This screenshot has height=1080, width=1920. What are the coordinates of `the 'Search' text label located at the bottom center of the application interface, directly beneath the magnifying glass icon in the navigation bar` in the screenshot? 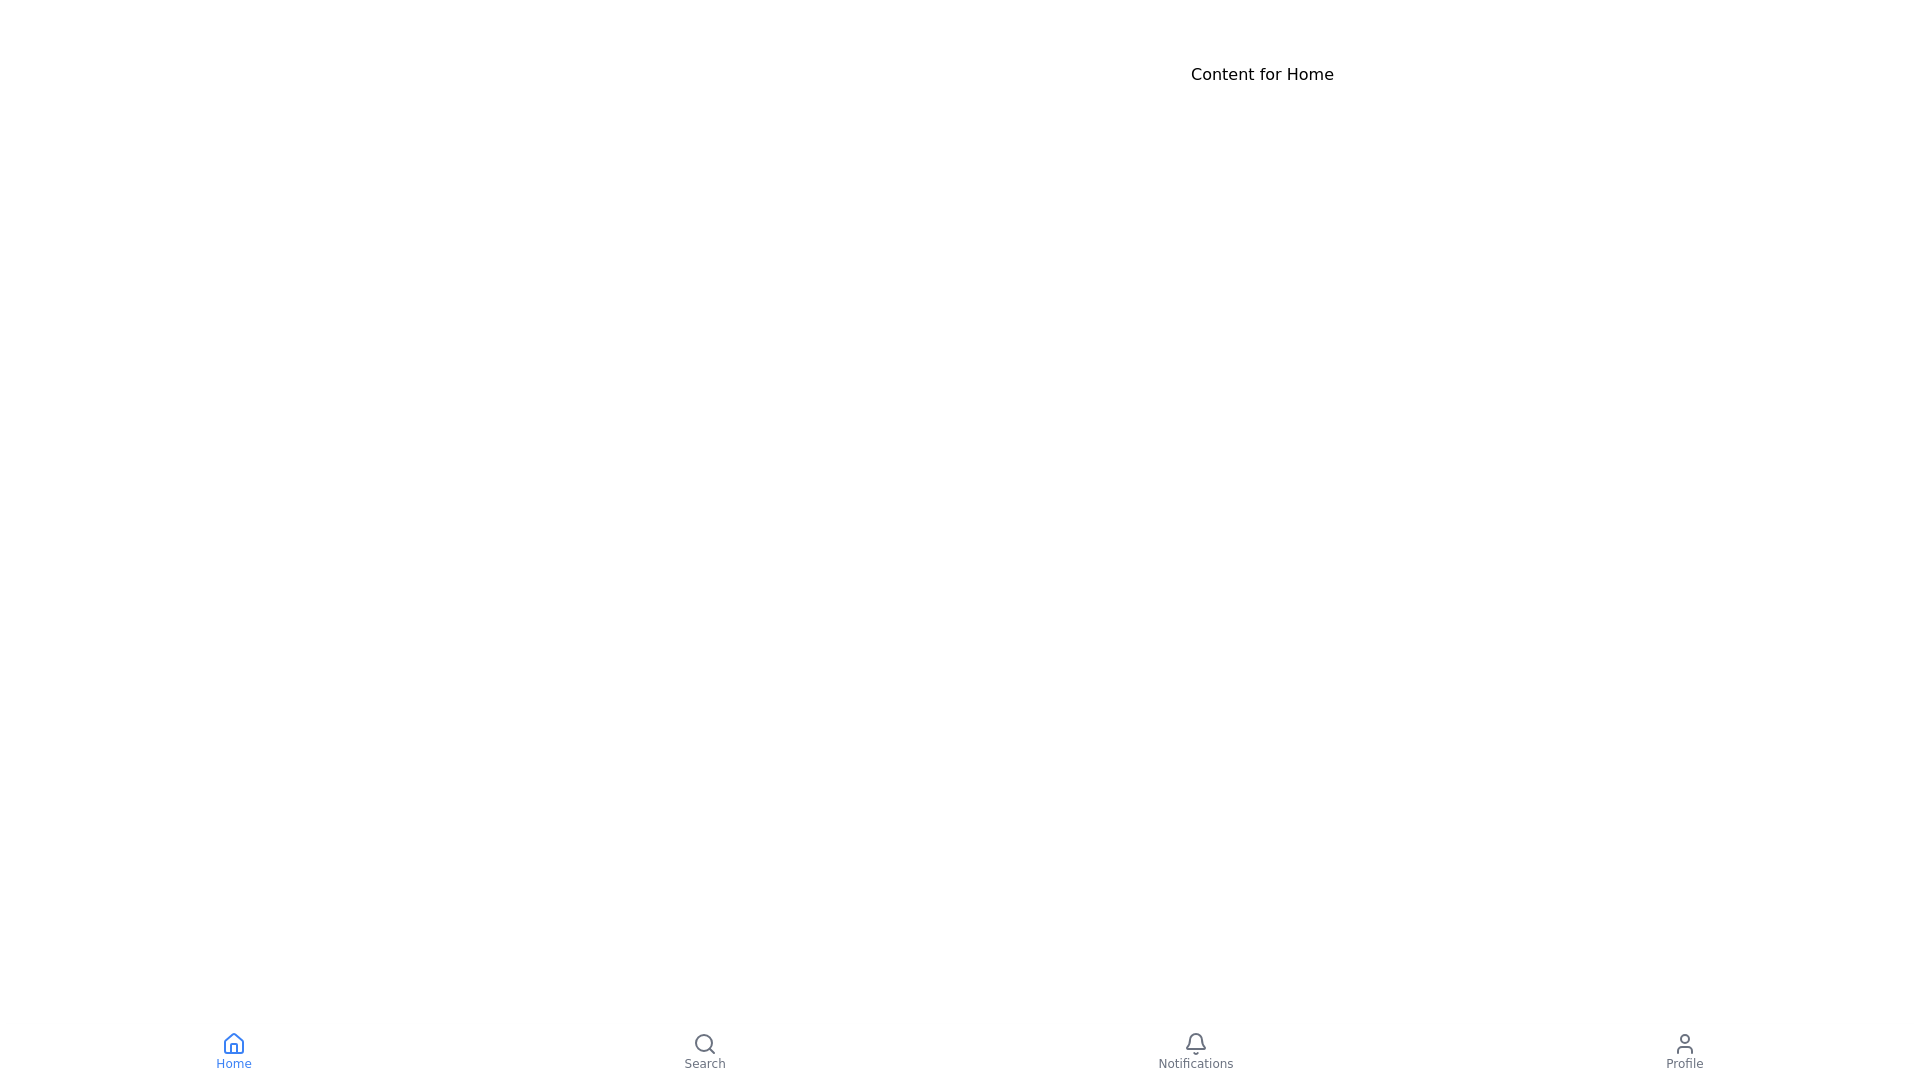 It's located at (705, 1063).